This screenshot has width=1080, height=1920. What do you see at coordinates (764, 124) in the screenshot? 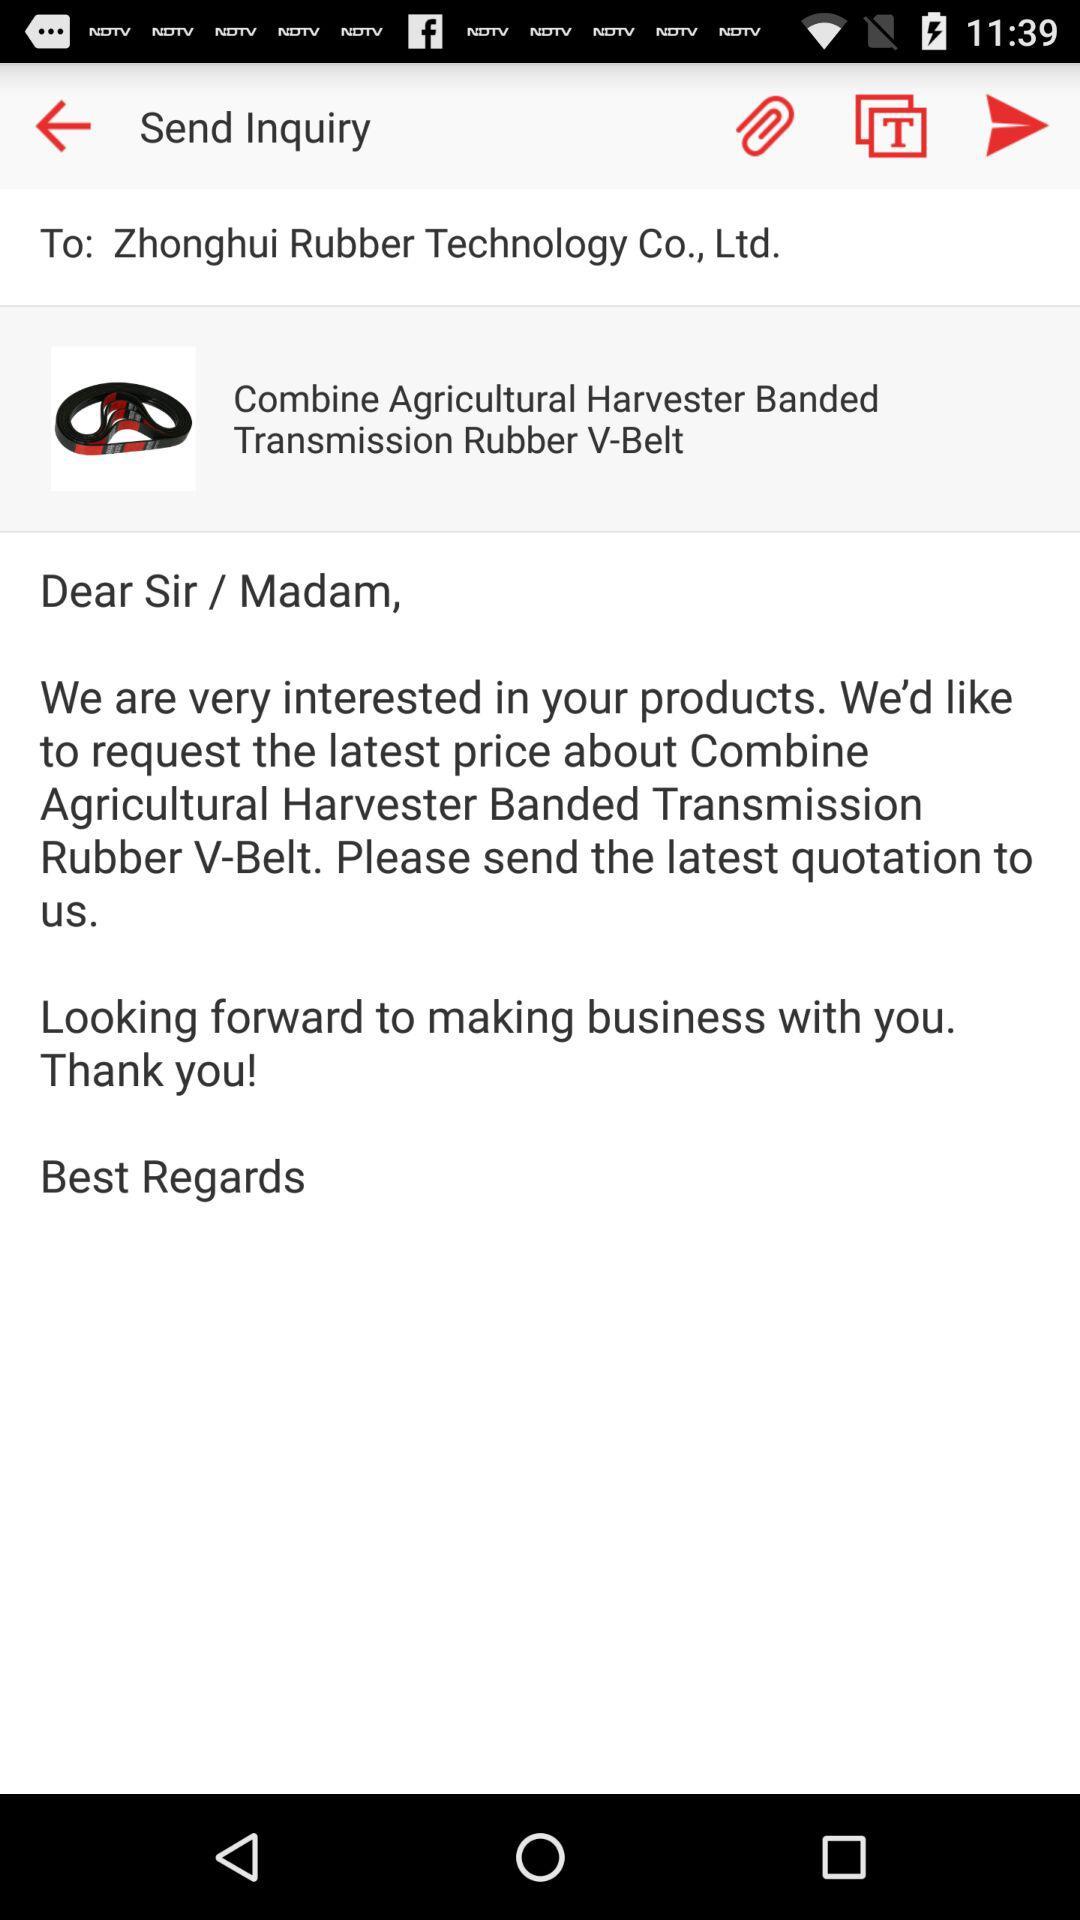
I see `choose attachment option` at bounding box center [764, 124].